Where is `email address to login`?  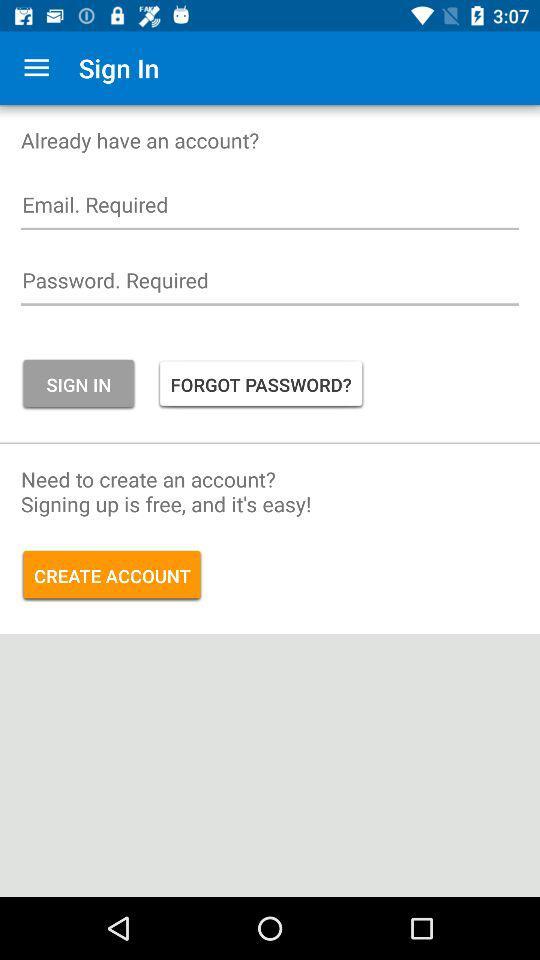
email address to login is located at coordinates (270, 210).